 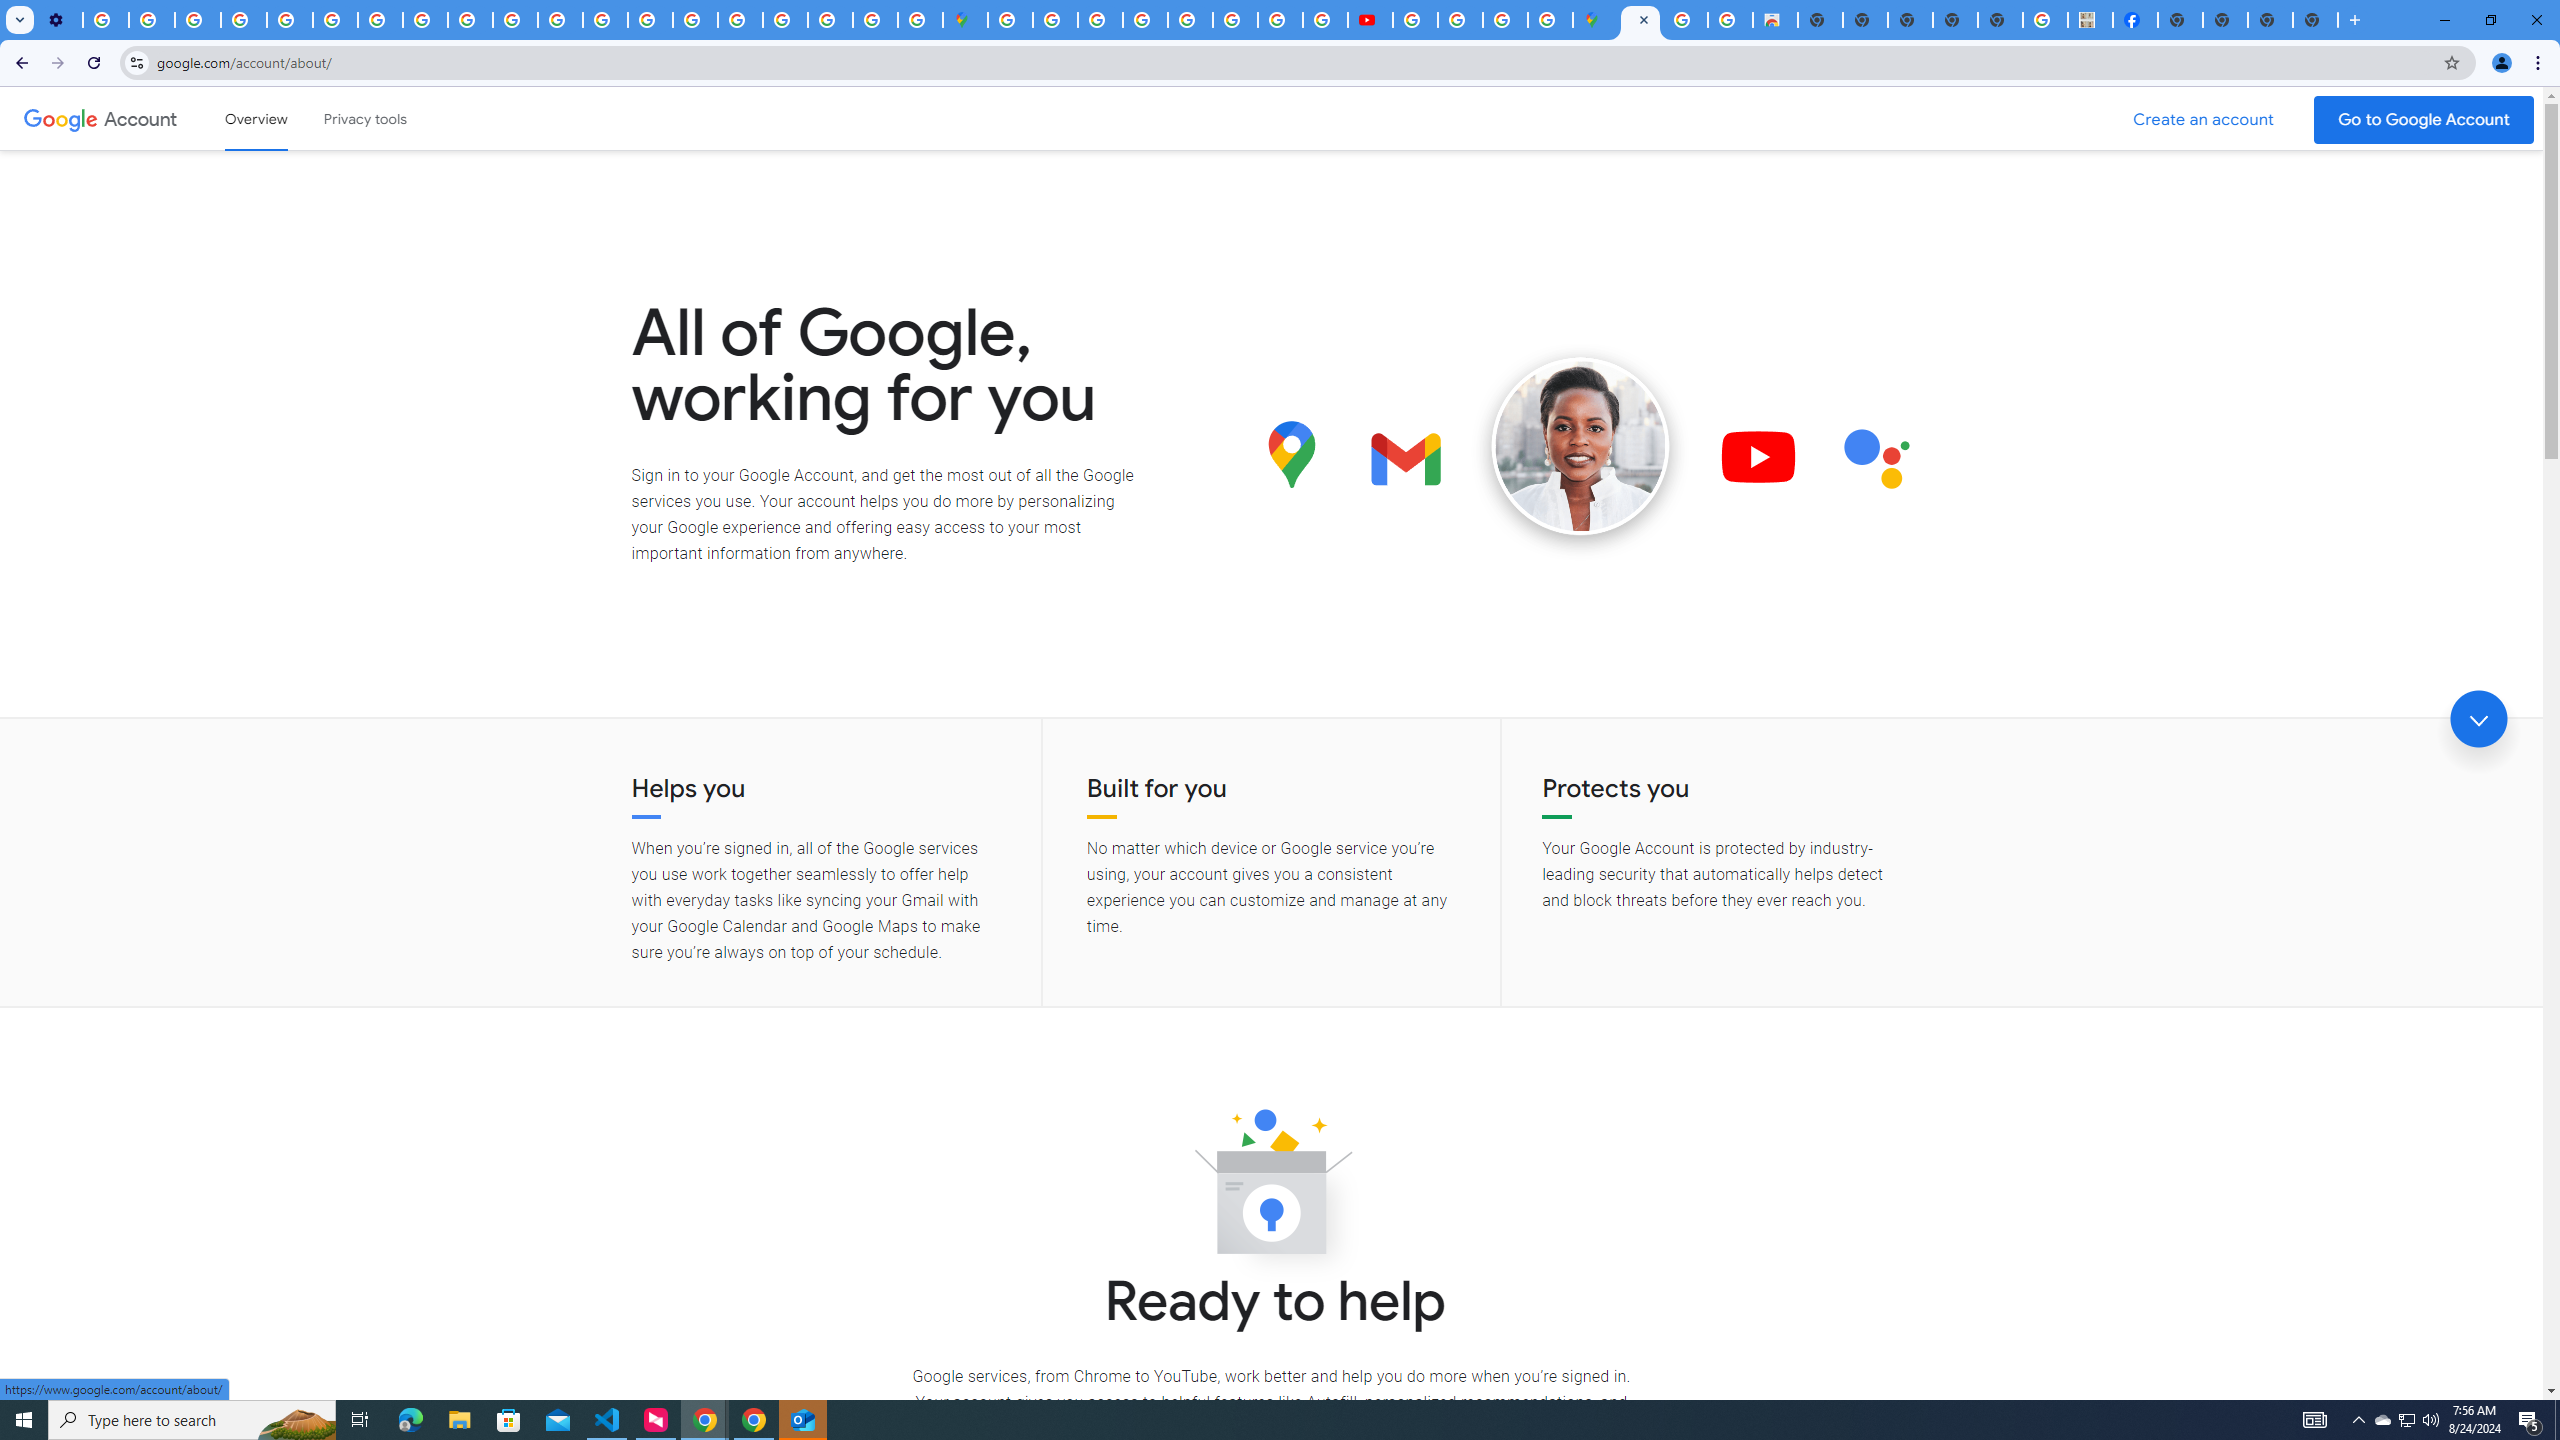 What do you see at coordinates (2424, 119) in the screenshot?
I see `'Go to your Google Account'` at bounding box center [2424, 119].